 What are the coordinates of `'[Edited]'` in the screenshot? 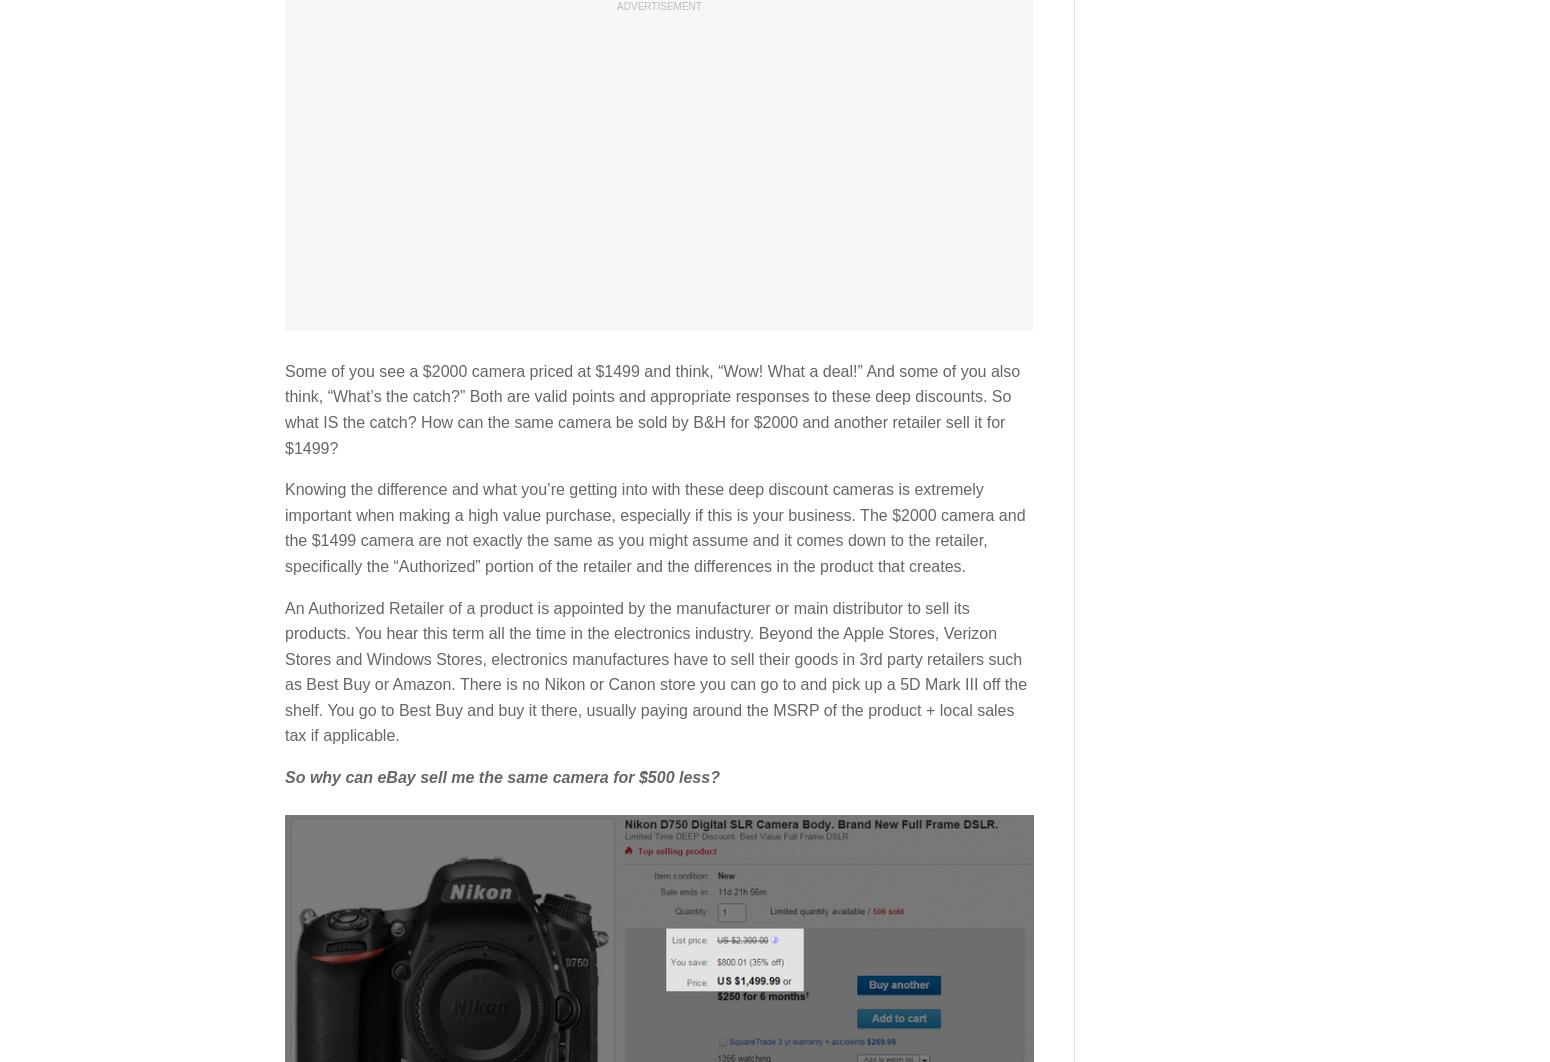 It's located at (567, 252).